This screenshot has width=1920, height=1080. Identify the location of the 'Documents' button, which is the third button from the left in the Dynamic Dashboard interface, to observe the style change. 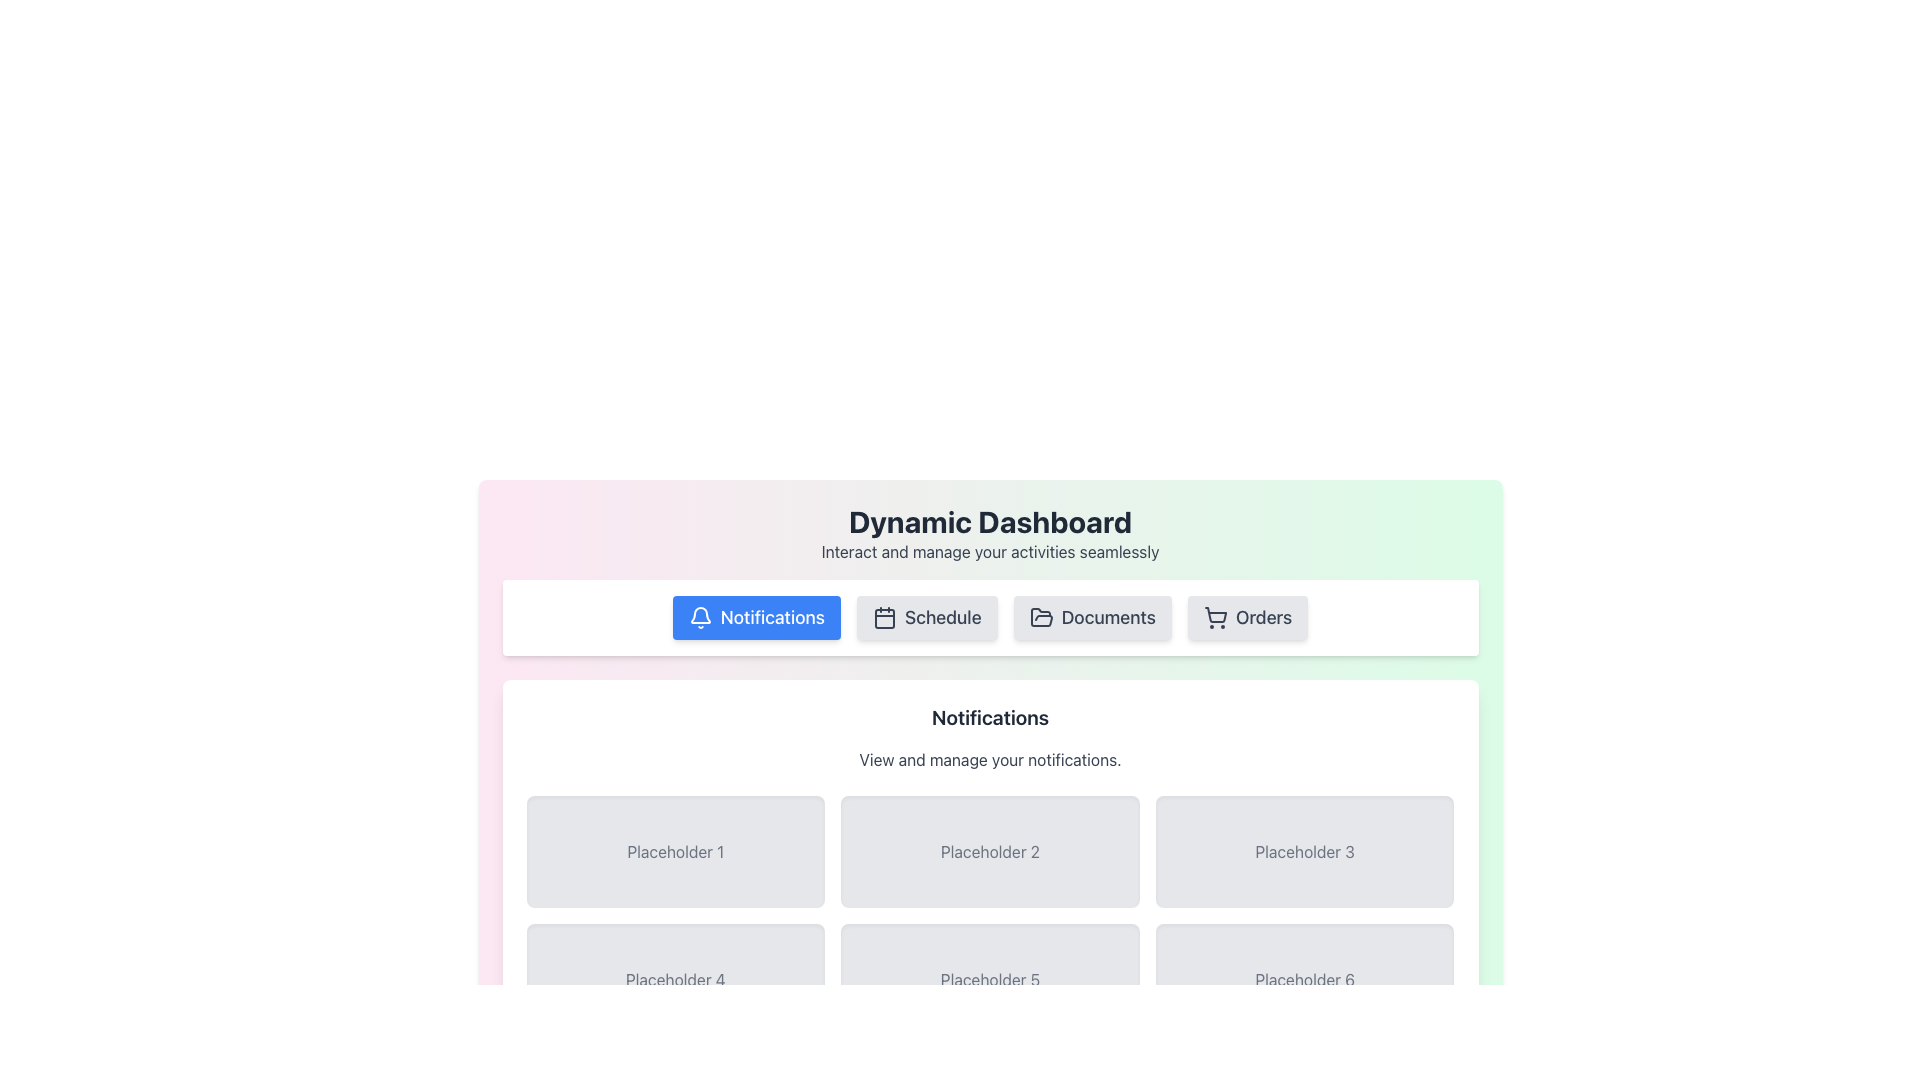
(1091, 616).